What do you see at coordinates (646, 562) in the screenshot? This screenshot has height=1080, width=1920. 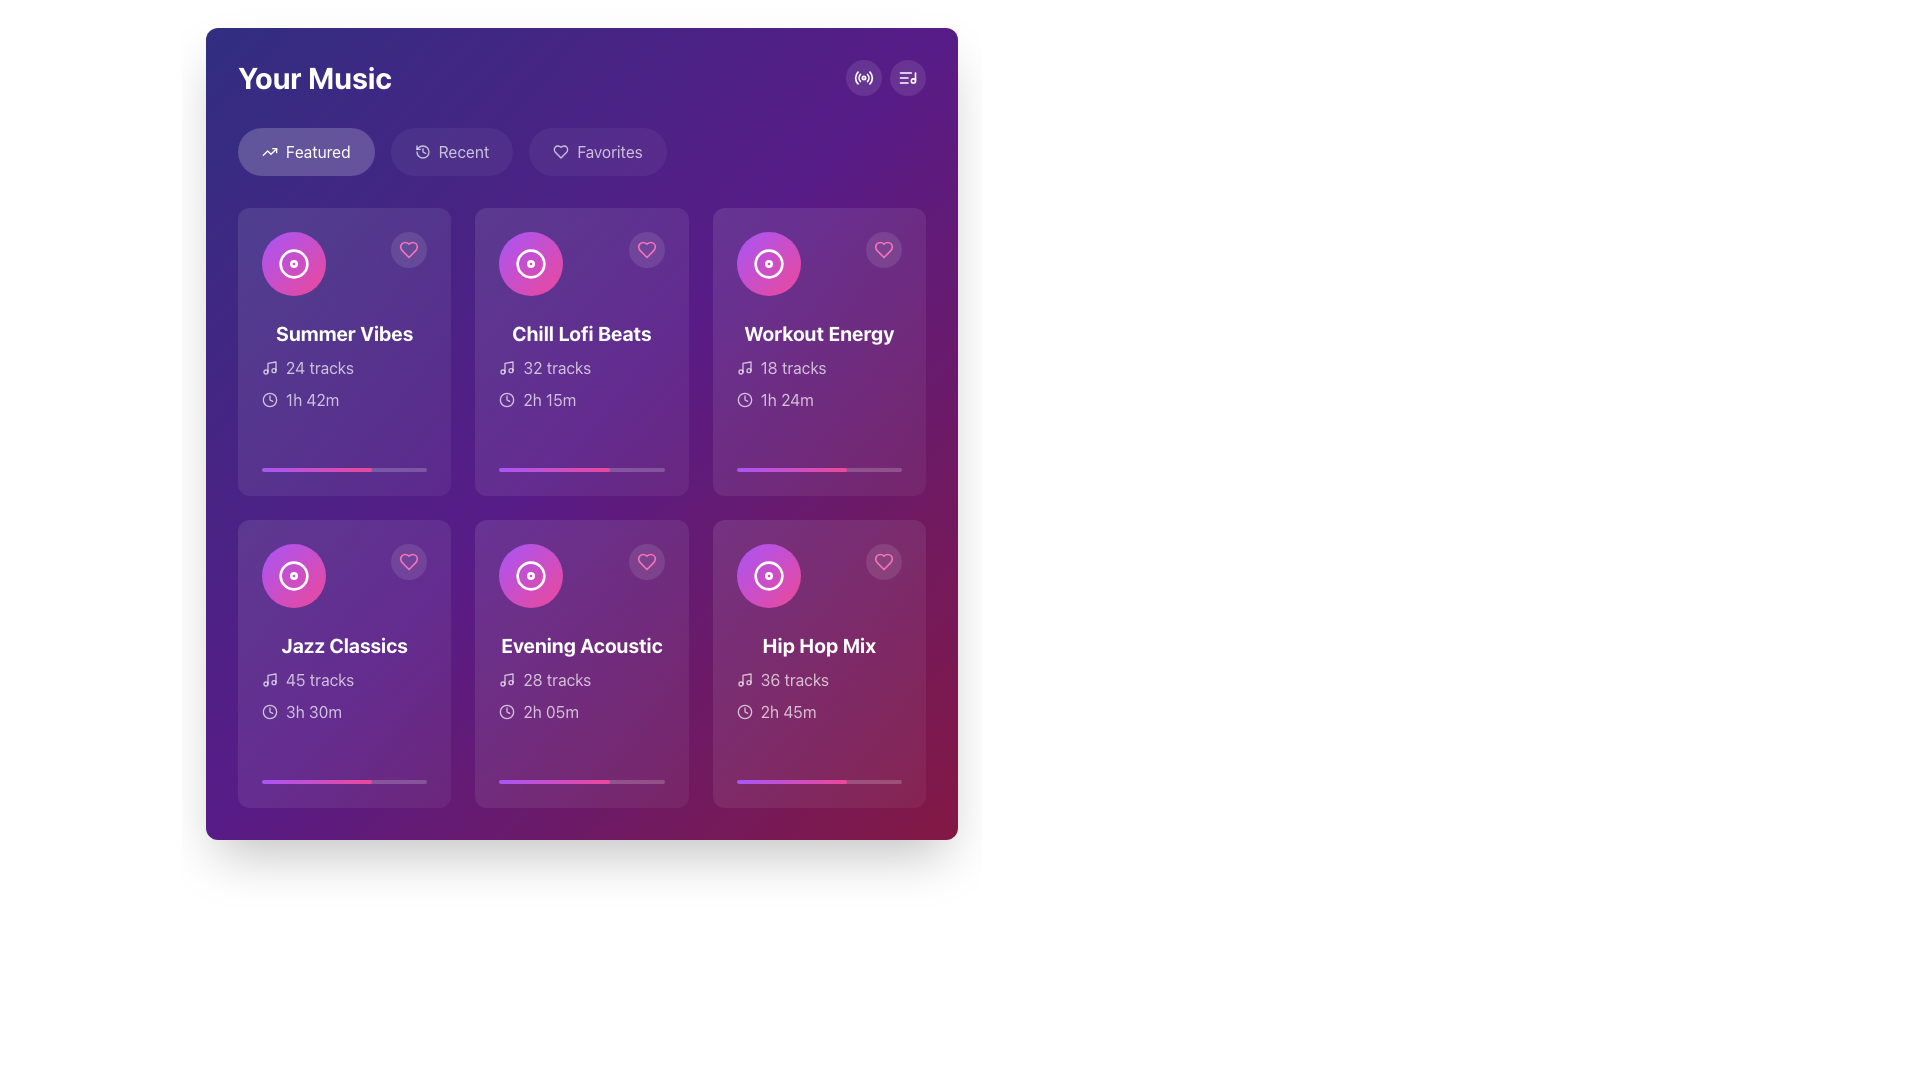 I see `the heart-shaped icon filled with a pinkish color in the top-right corner of the 'Evening Acoustic' music card` at bounding box center [646, 562].